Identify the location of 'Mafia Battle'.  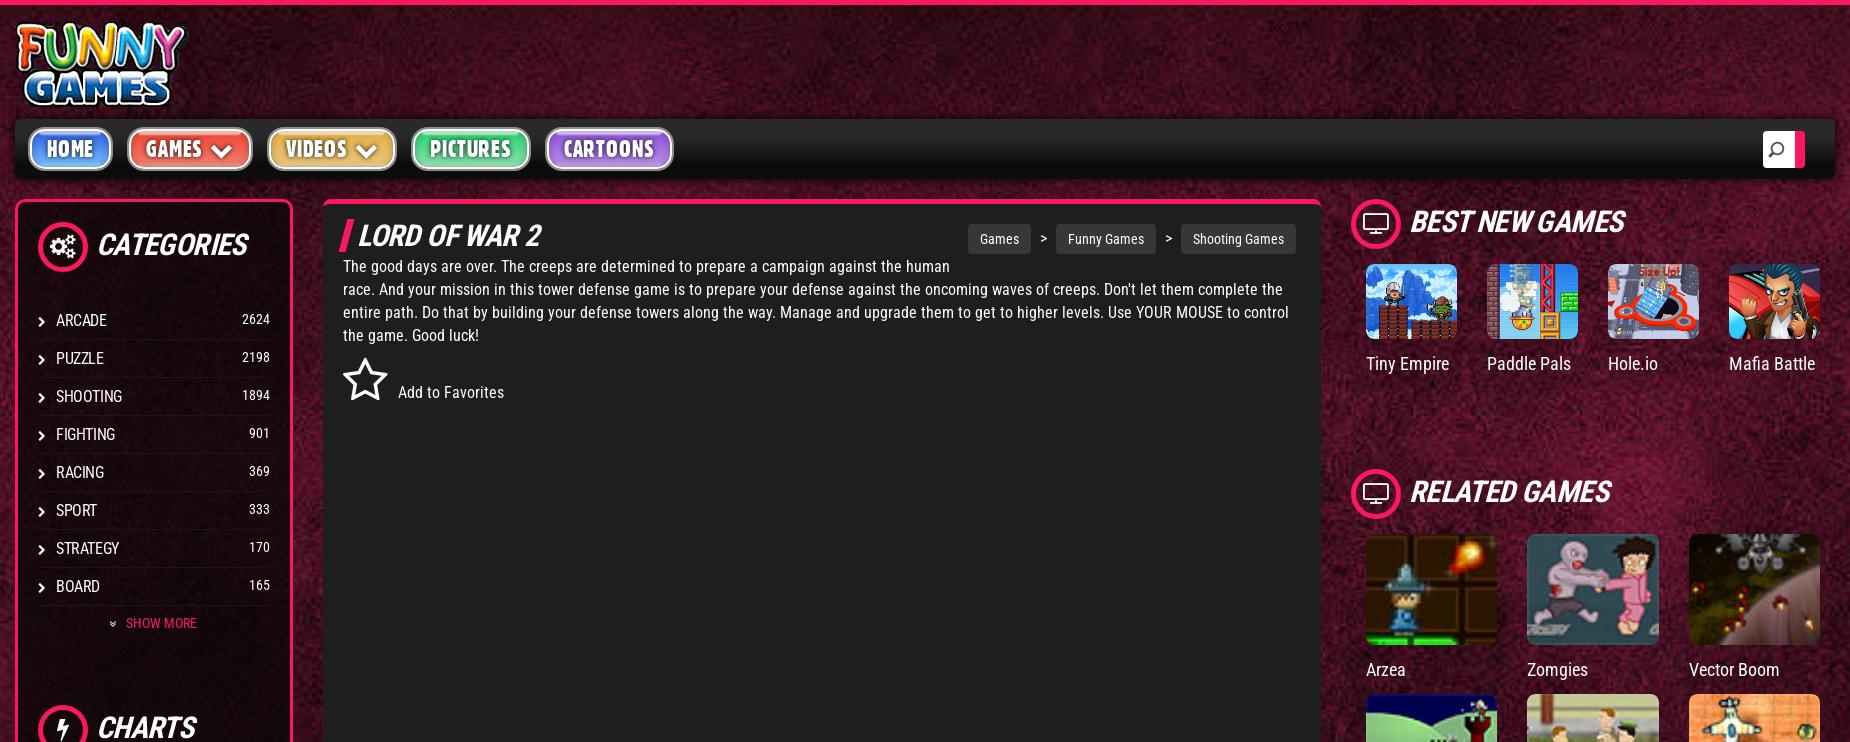
(1771, 363).